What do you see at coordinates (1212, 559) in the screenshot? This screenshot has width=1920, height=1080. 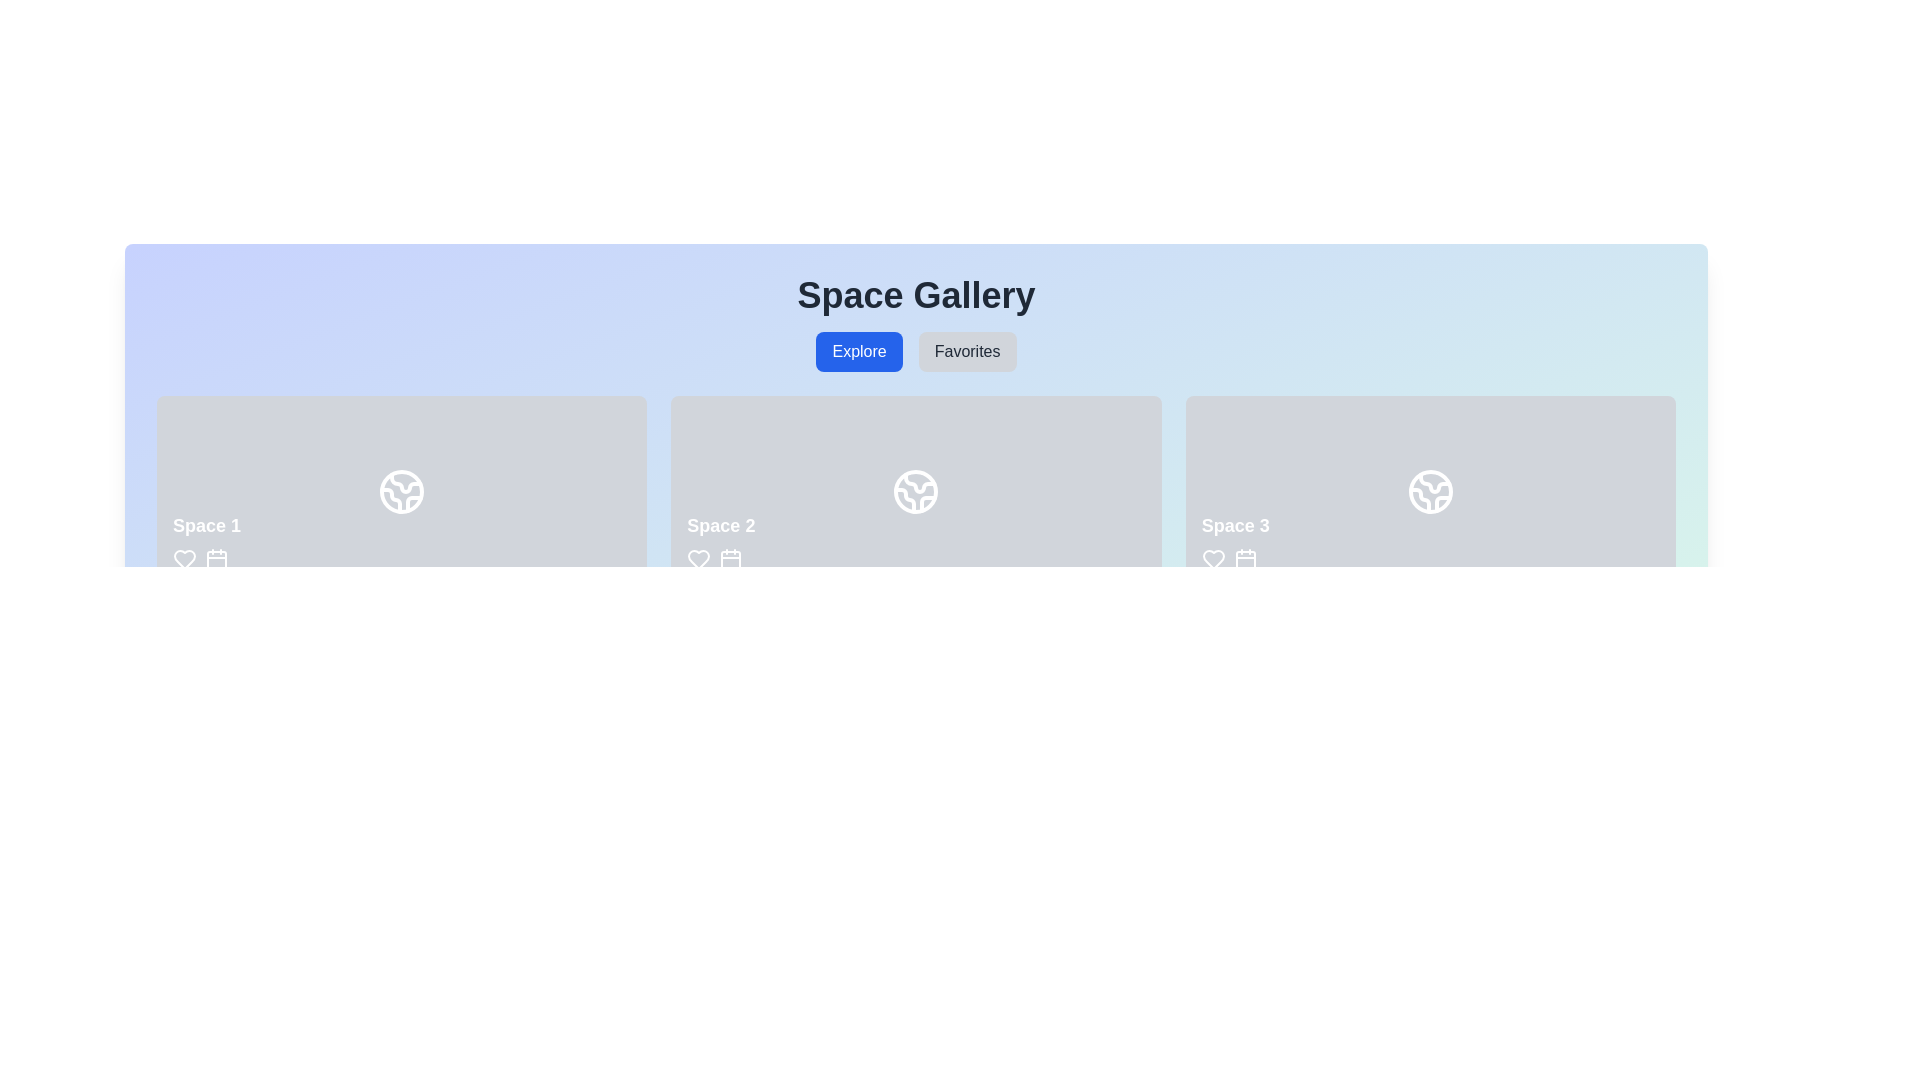 I see `the heart-shaped icon located in the bottom-left corner of 'Space 3'` at bounding box center [1212, 559].